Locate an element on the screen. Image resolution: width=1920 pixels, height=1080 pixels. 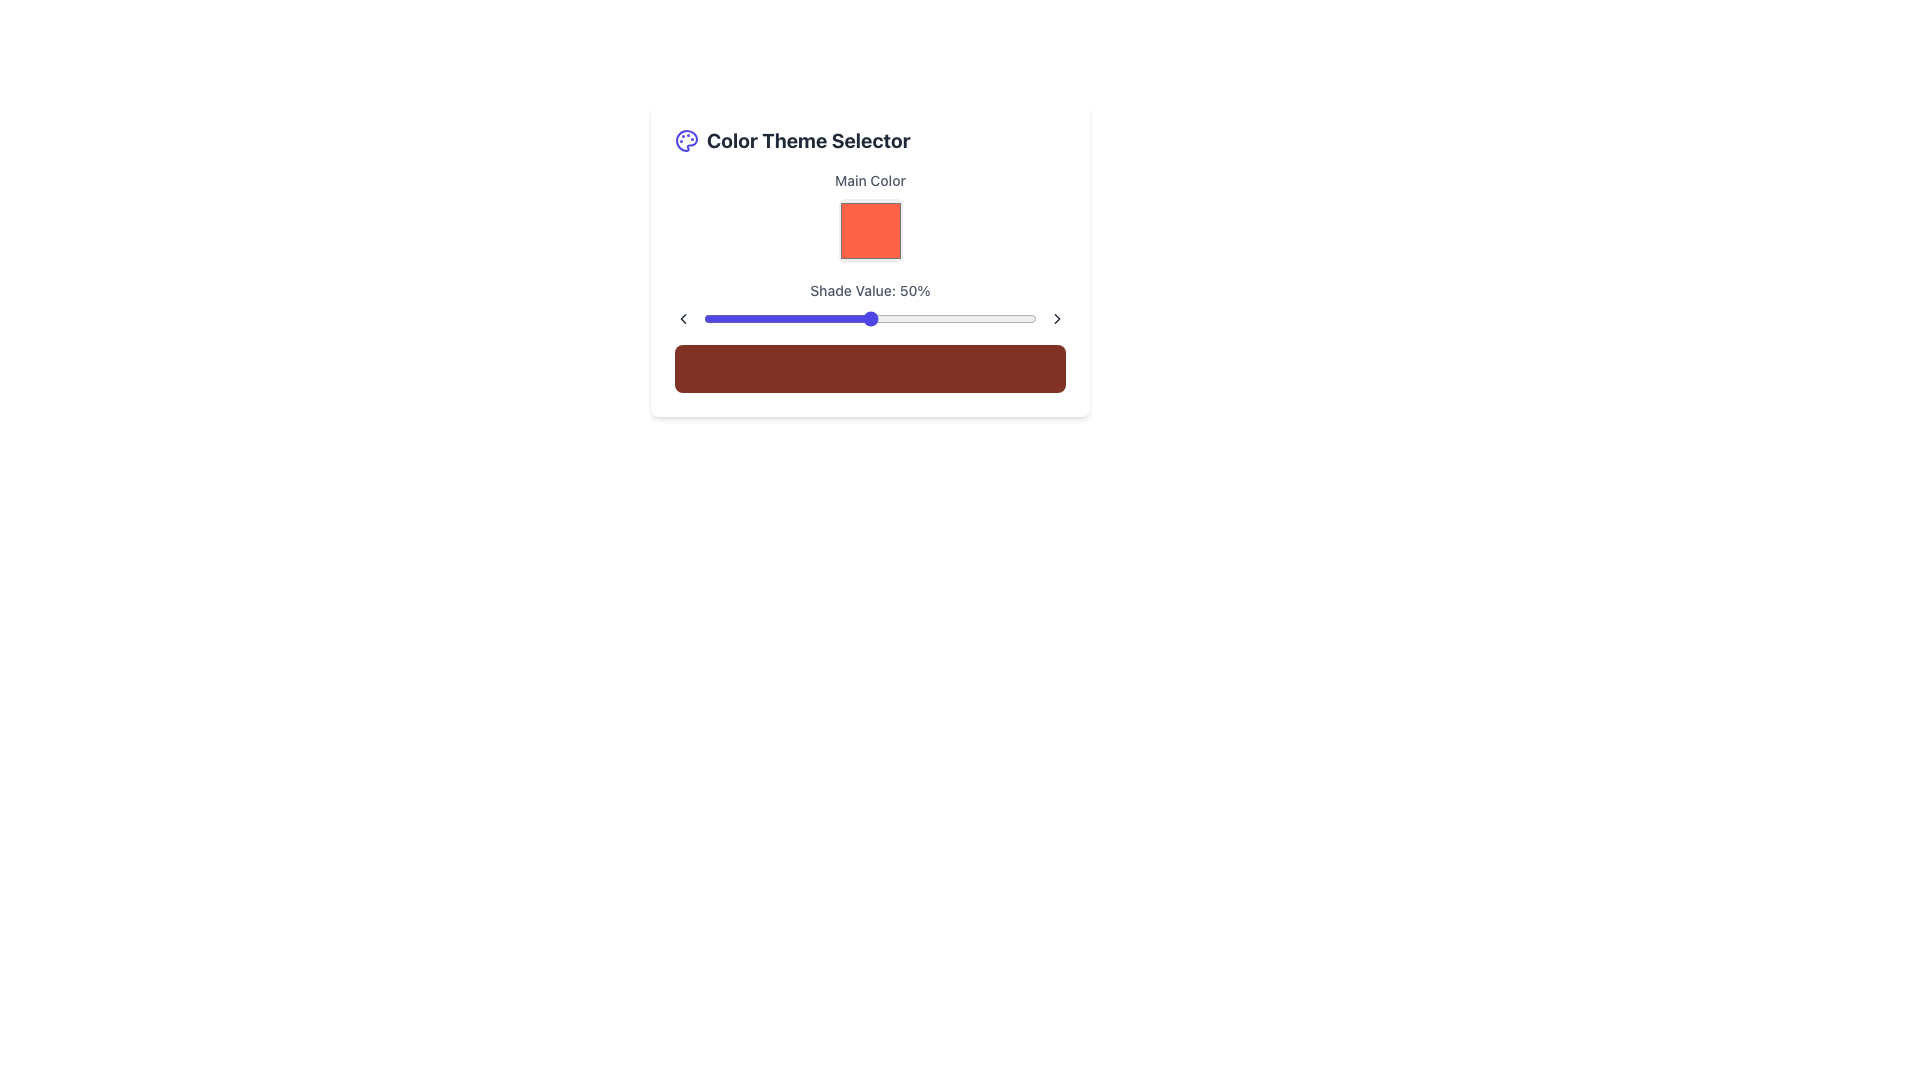
the icon button located at the far left of the Color Theme Selector card is located at coordinates (683, 318).